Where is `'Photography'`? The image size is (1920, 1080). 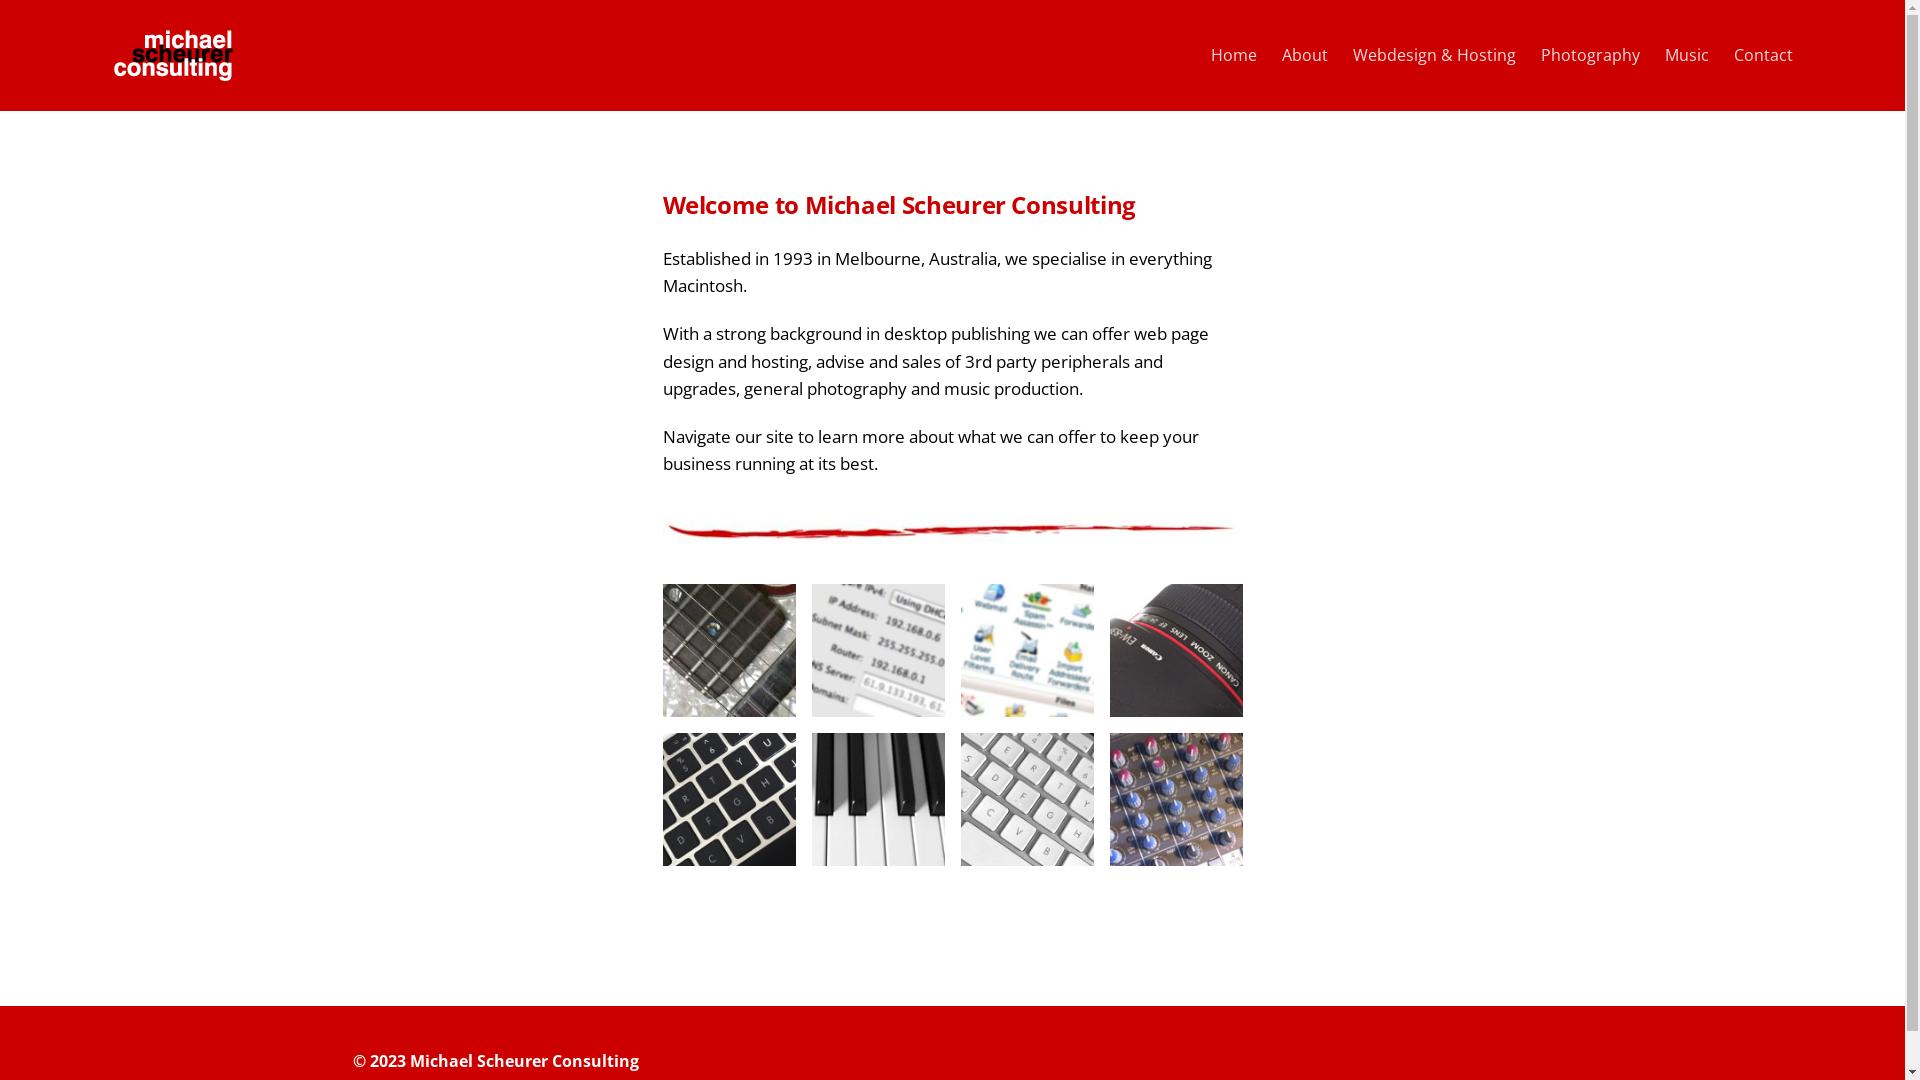 'Photography' is located at coordinates (1588, 54).